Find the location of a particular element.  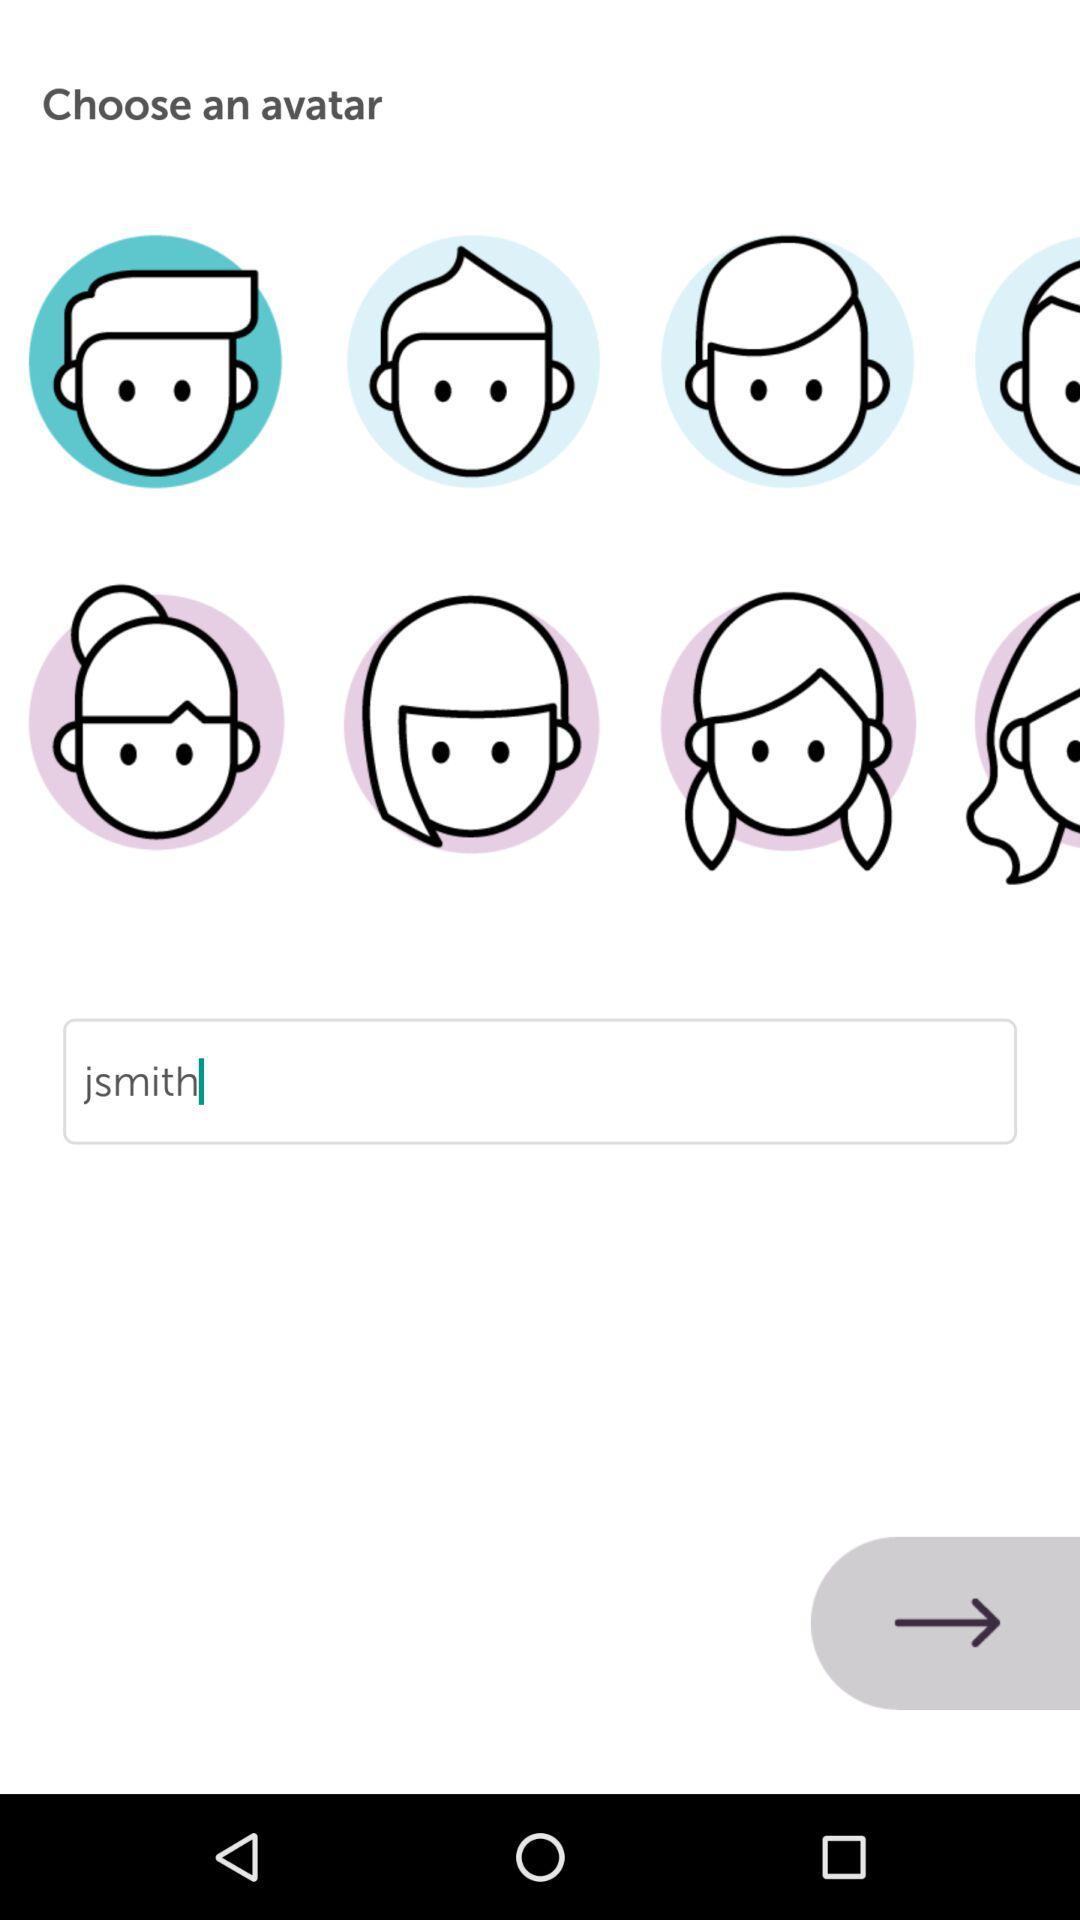

braid girl cartoon is located at coordinates (786, 752).